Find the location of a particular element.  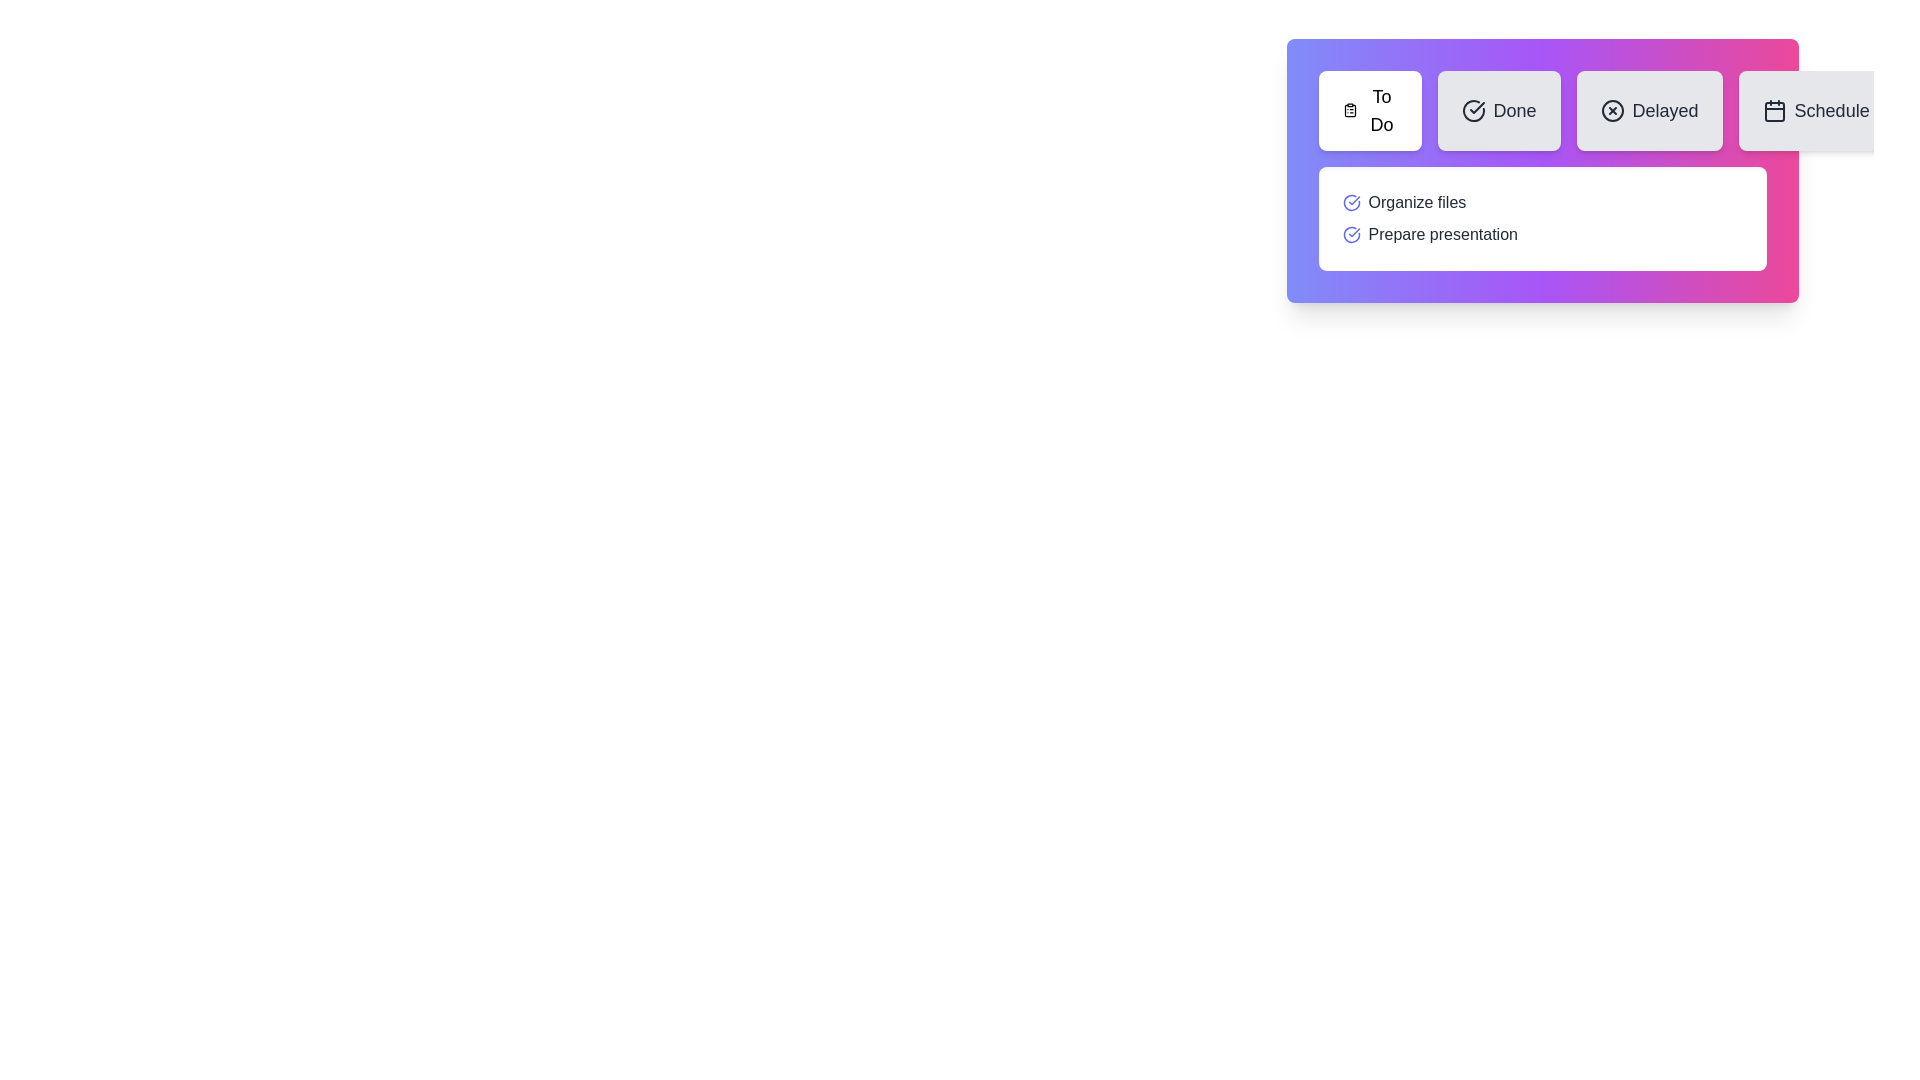

the Delayed tab button to observe its hover effect is located at coordinates (1649, 111).